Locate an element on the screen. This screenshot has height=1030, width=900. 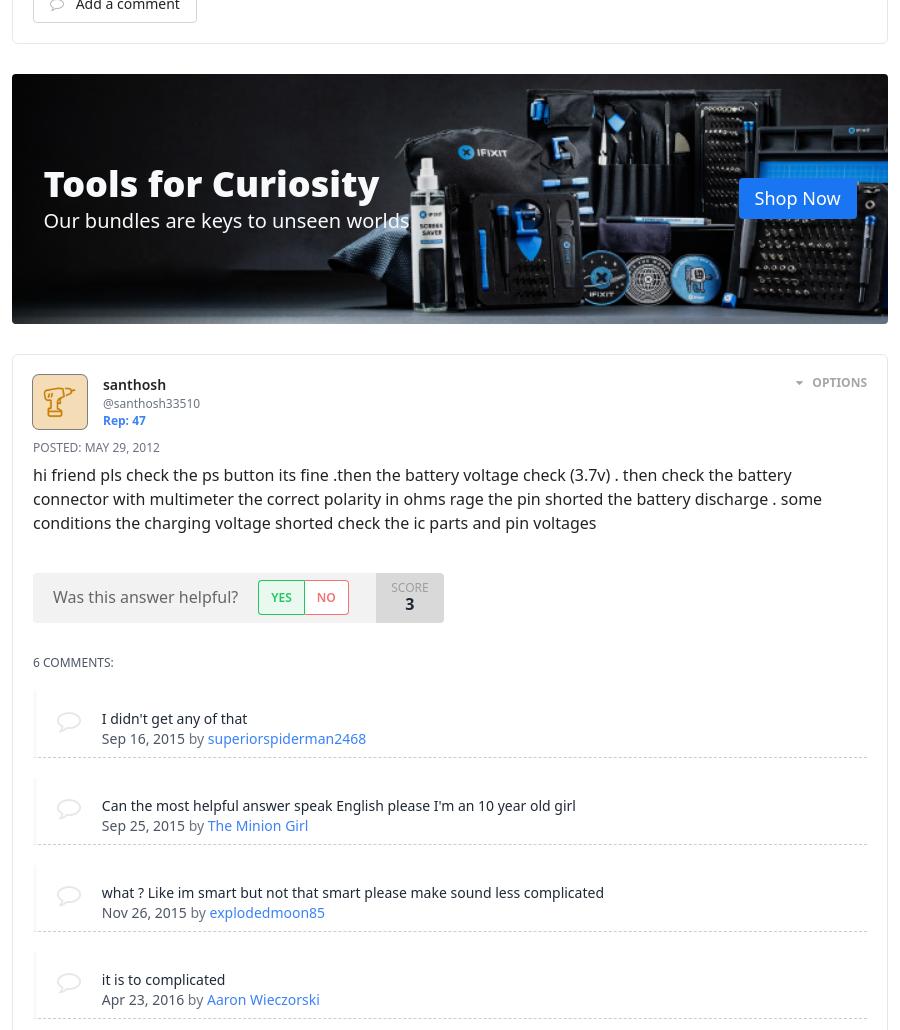
'6 Comments:' is located at coordinates (71, 661).